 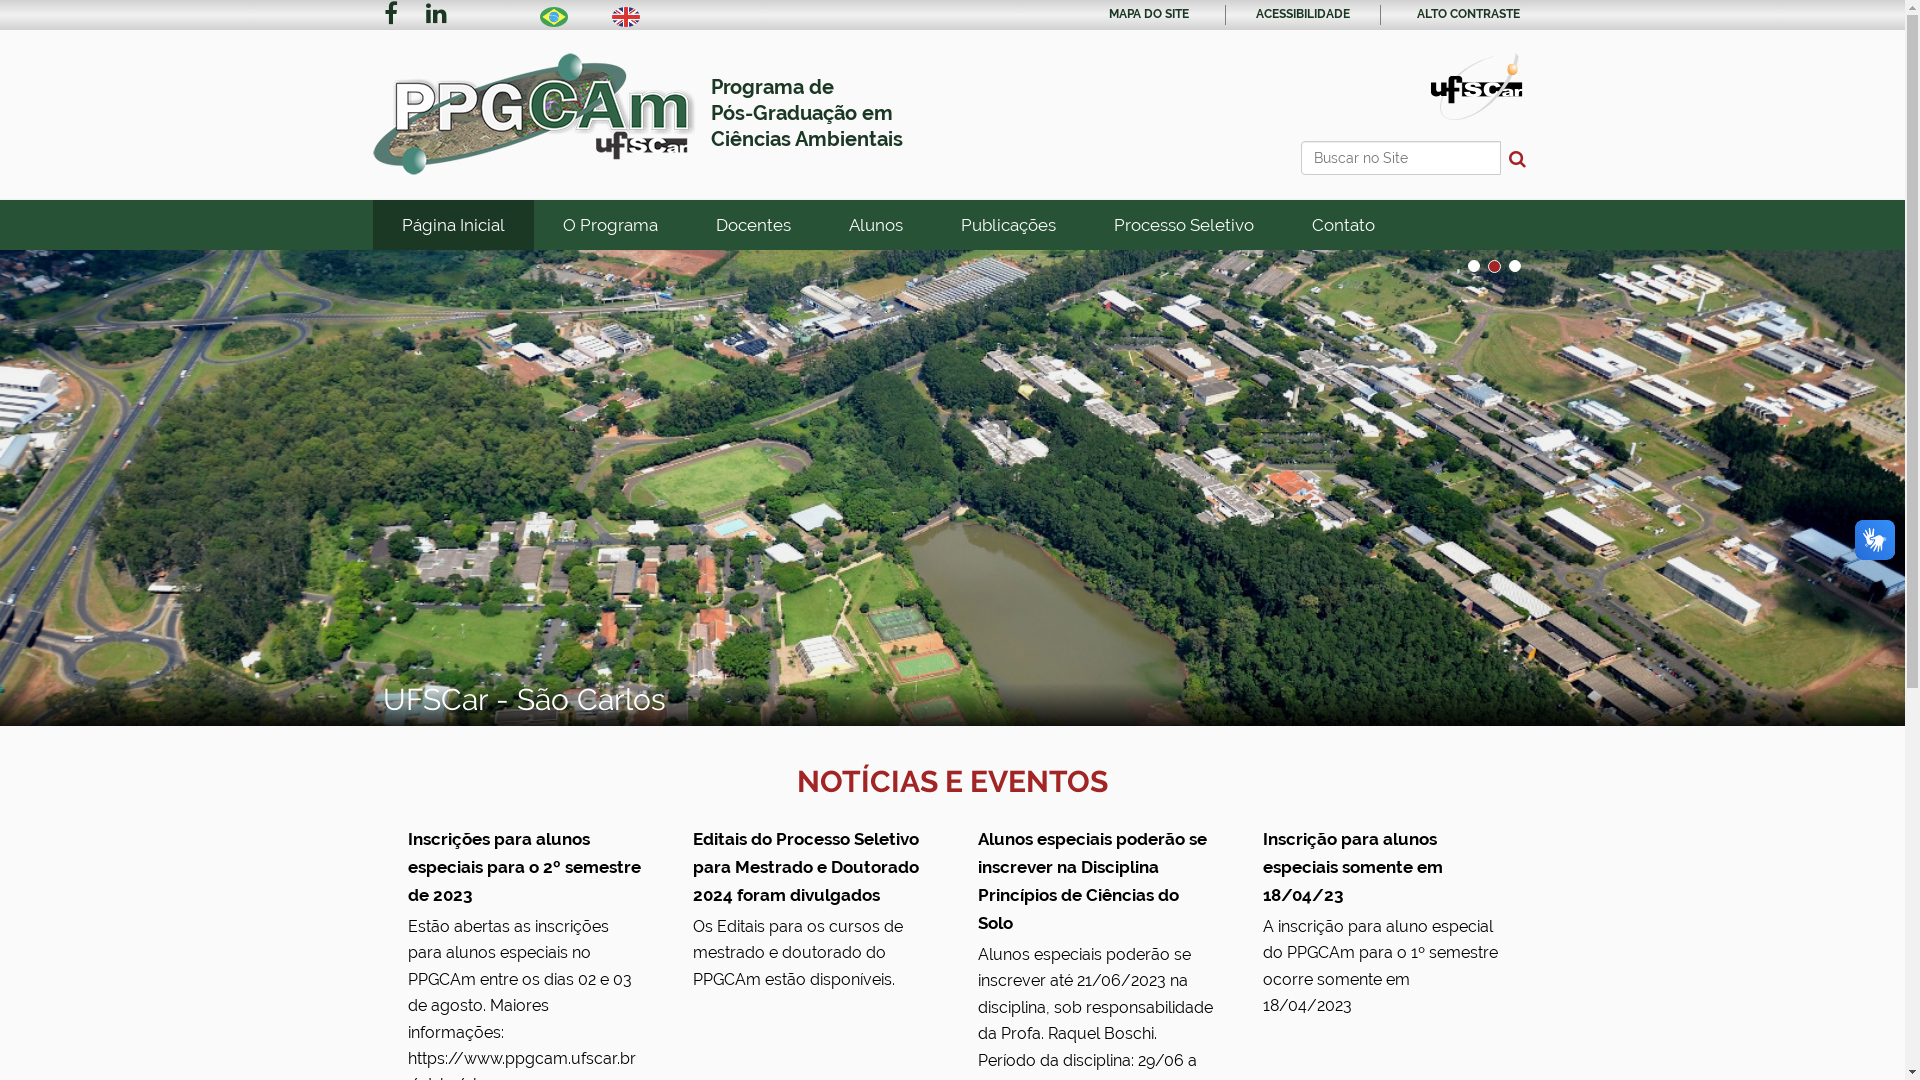 I want to click on 'Facebook PPGCaml', so click(x=390, y=15).